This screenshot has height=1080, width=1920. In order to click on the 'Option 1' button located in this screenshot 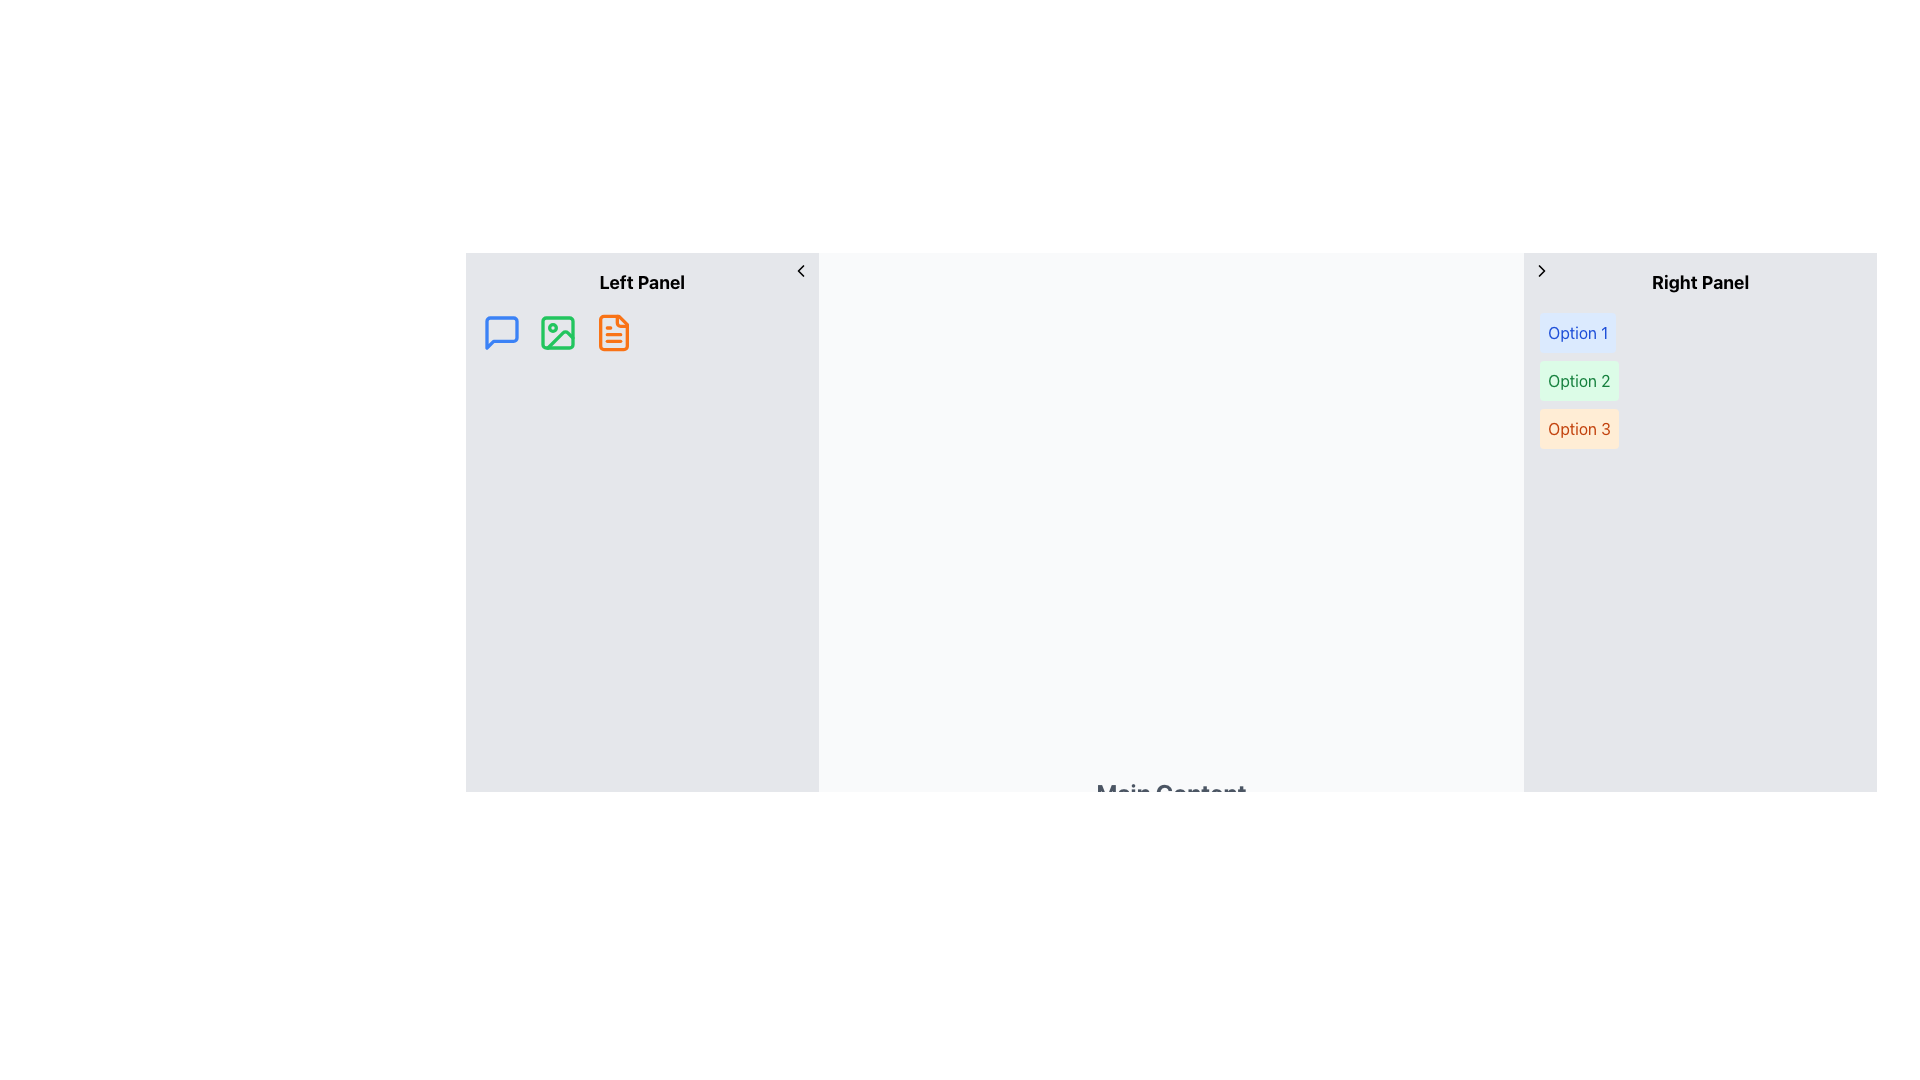, I will do `click(1577, 331)`.